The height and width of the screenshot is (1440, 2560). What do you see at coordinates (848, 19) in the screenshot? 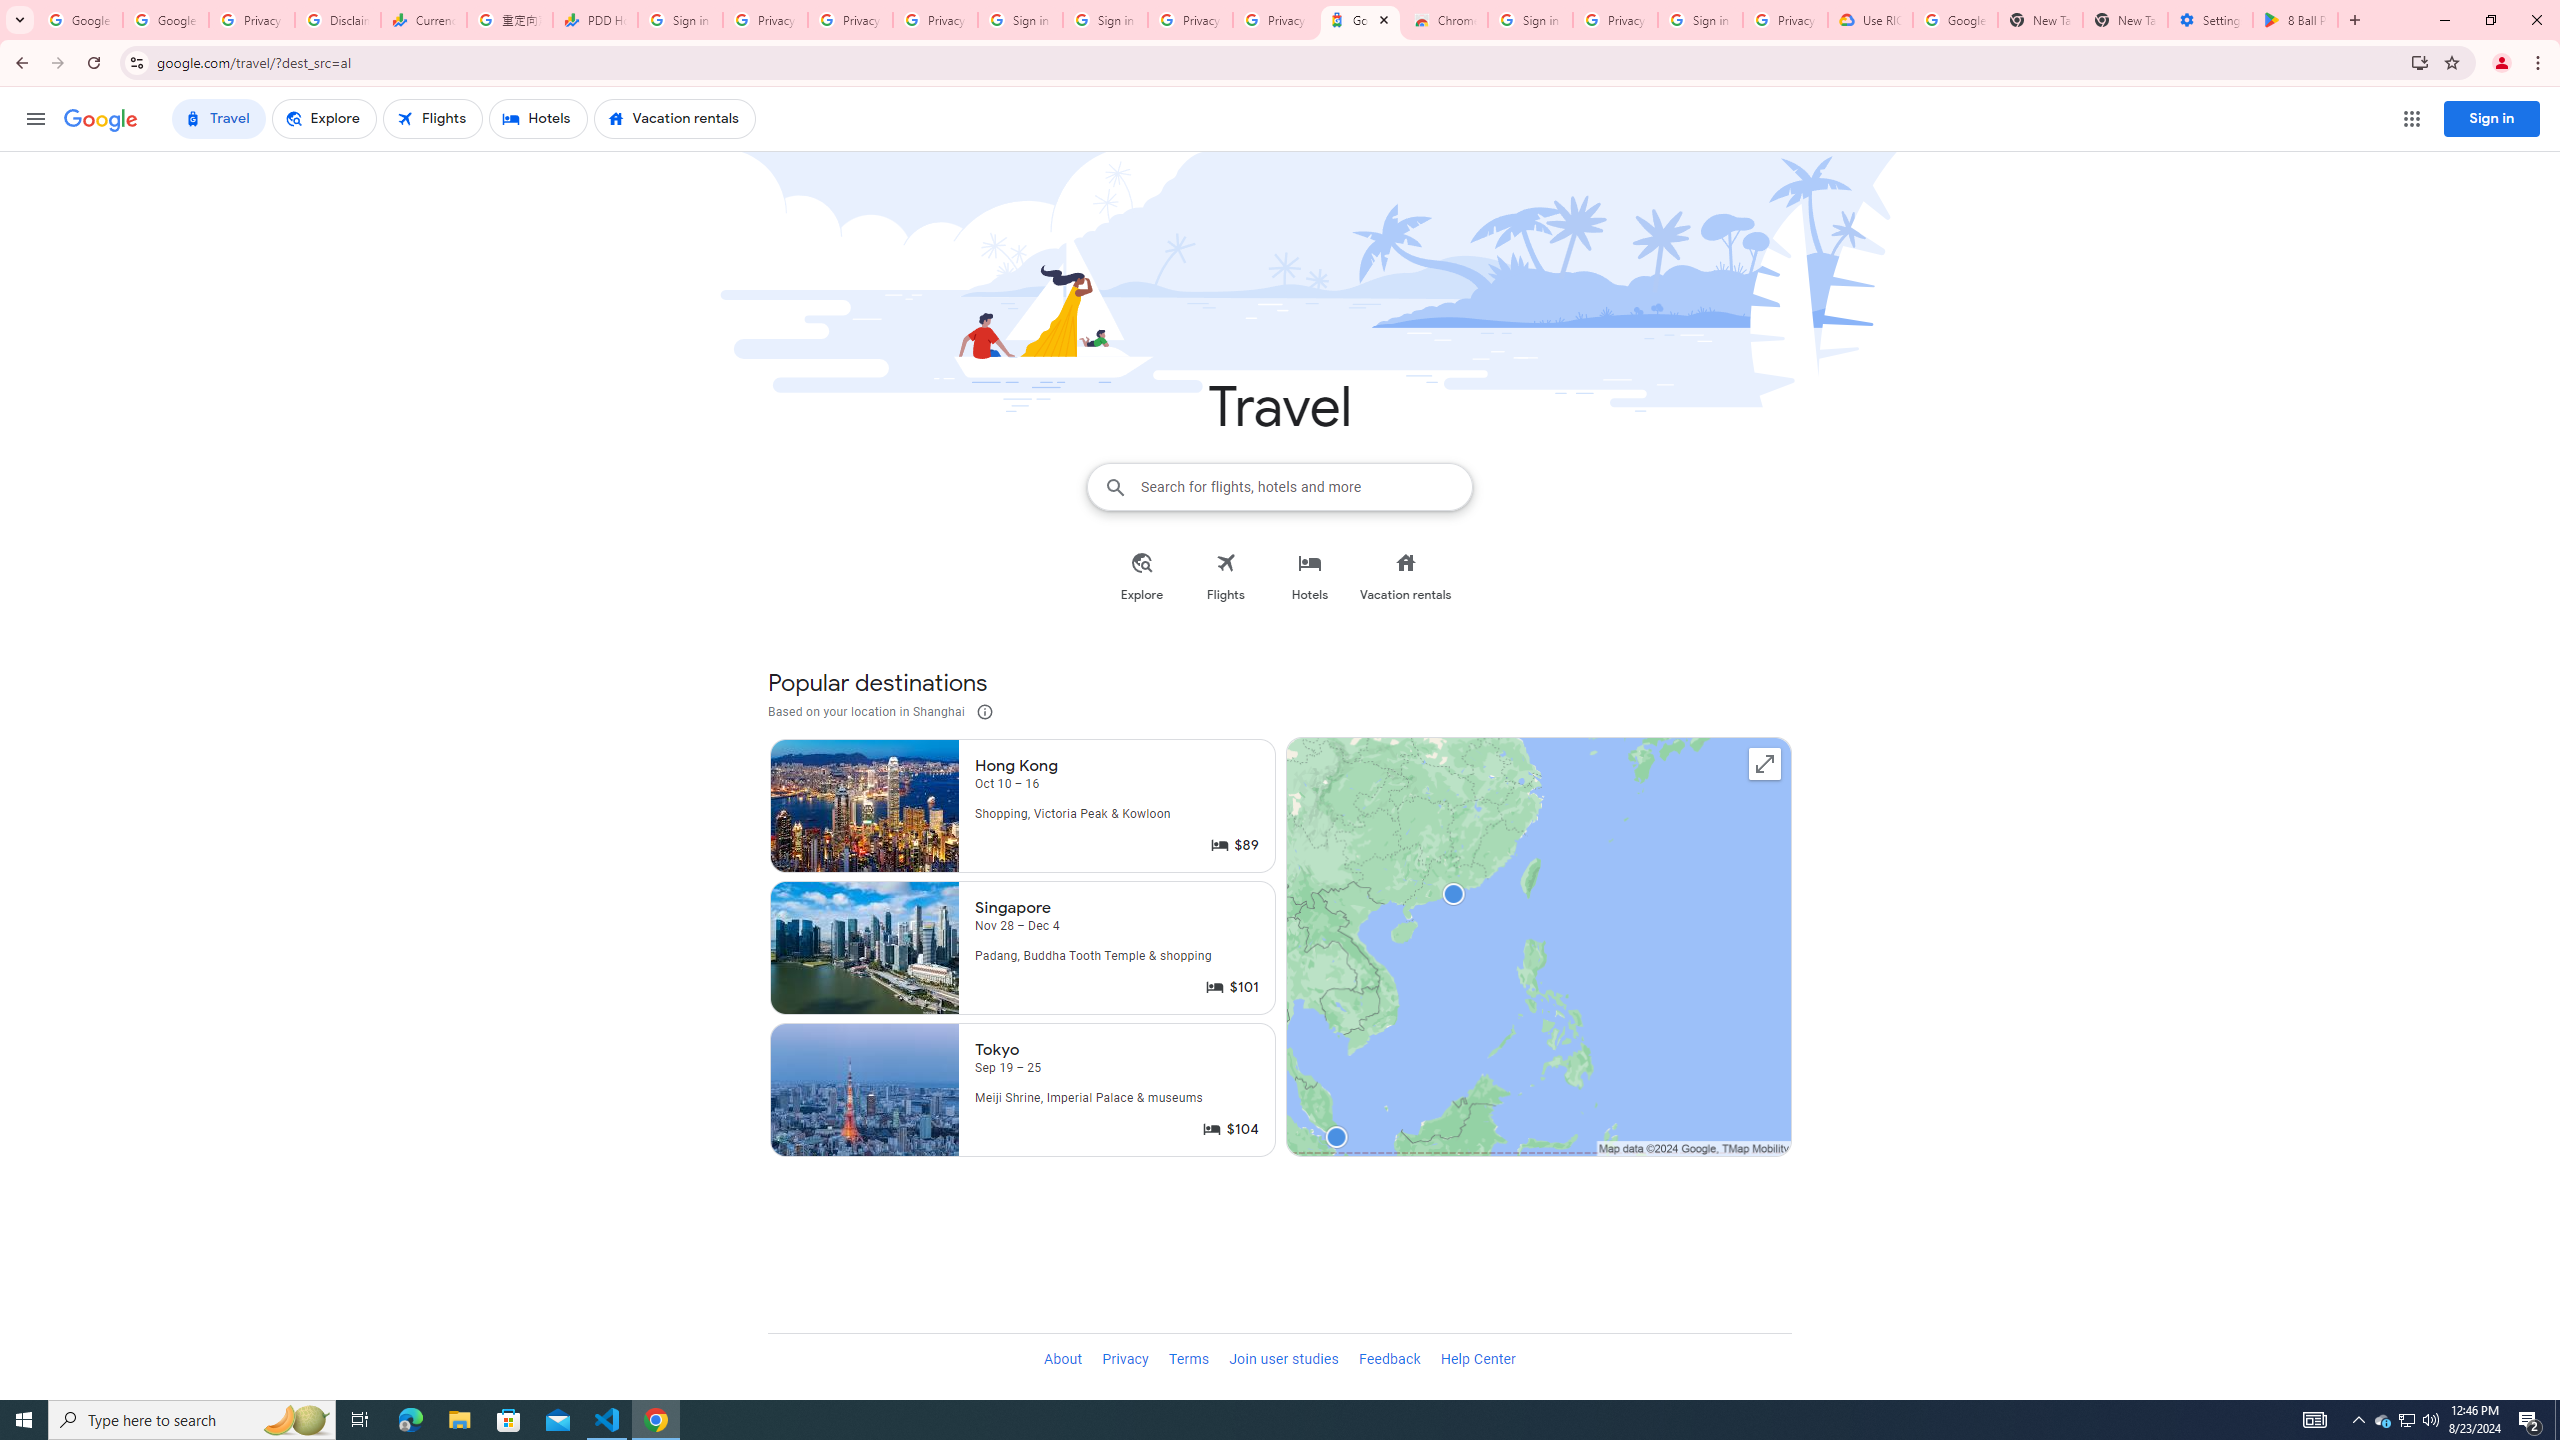
I see `'Privacy Checkup'` at bounding box center [848, 19].